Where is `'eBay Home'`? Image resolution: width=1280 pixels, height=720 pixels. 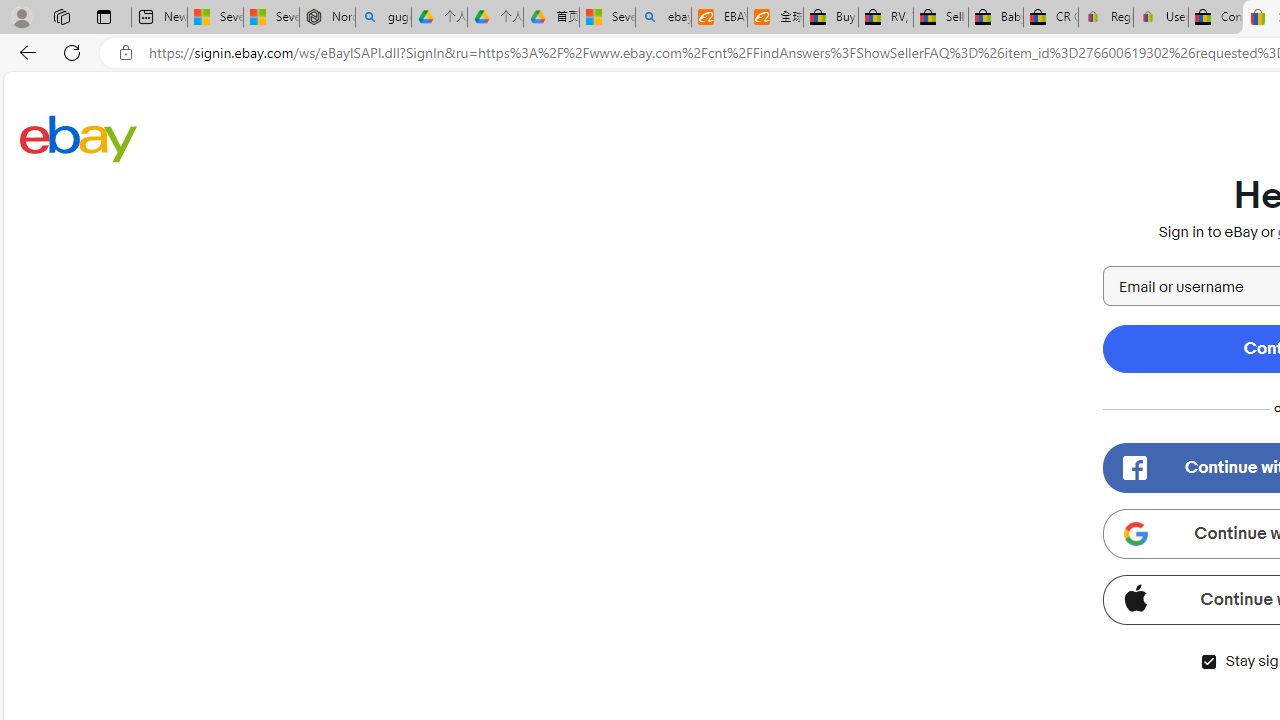
'eBay Home' is located at coordinates (78, 137).